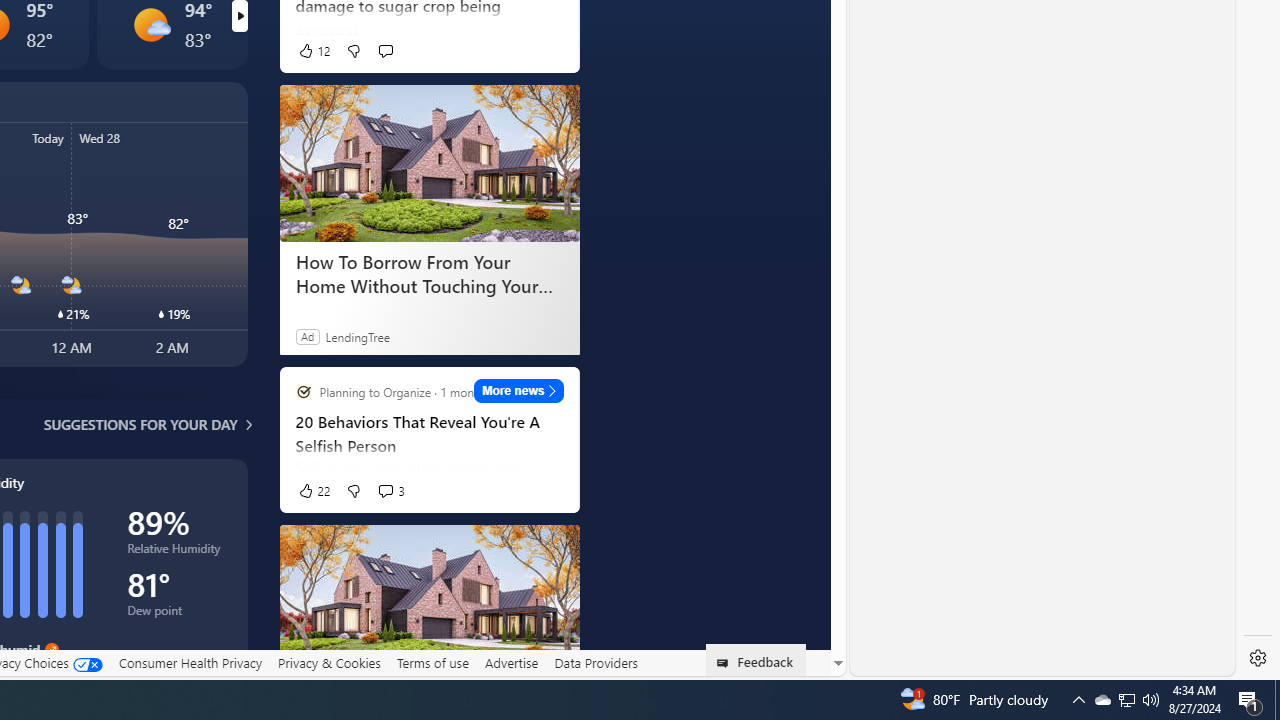 The image size is (1280, 720). I want to click on 'Class: feedback_link_icon-DS-EntryPoint1-1', so click(726, 663).